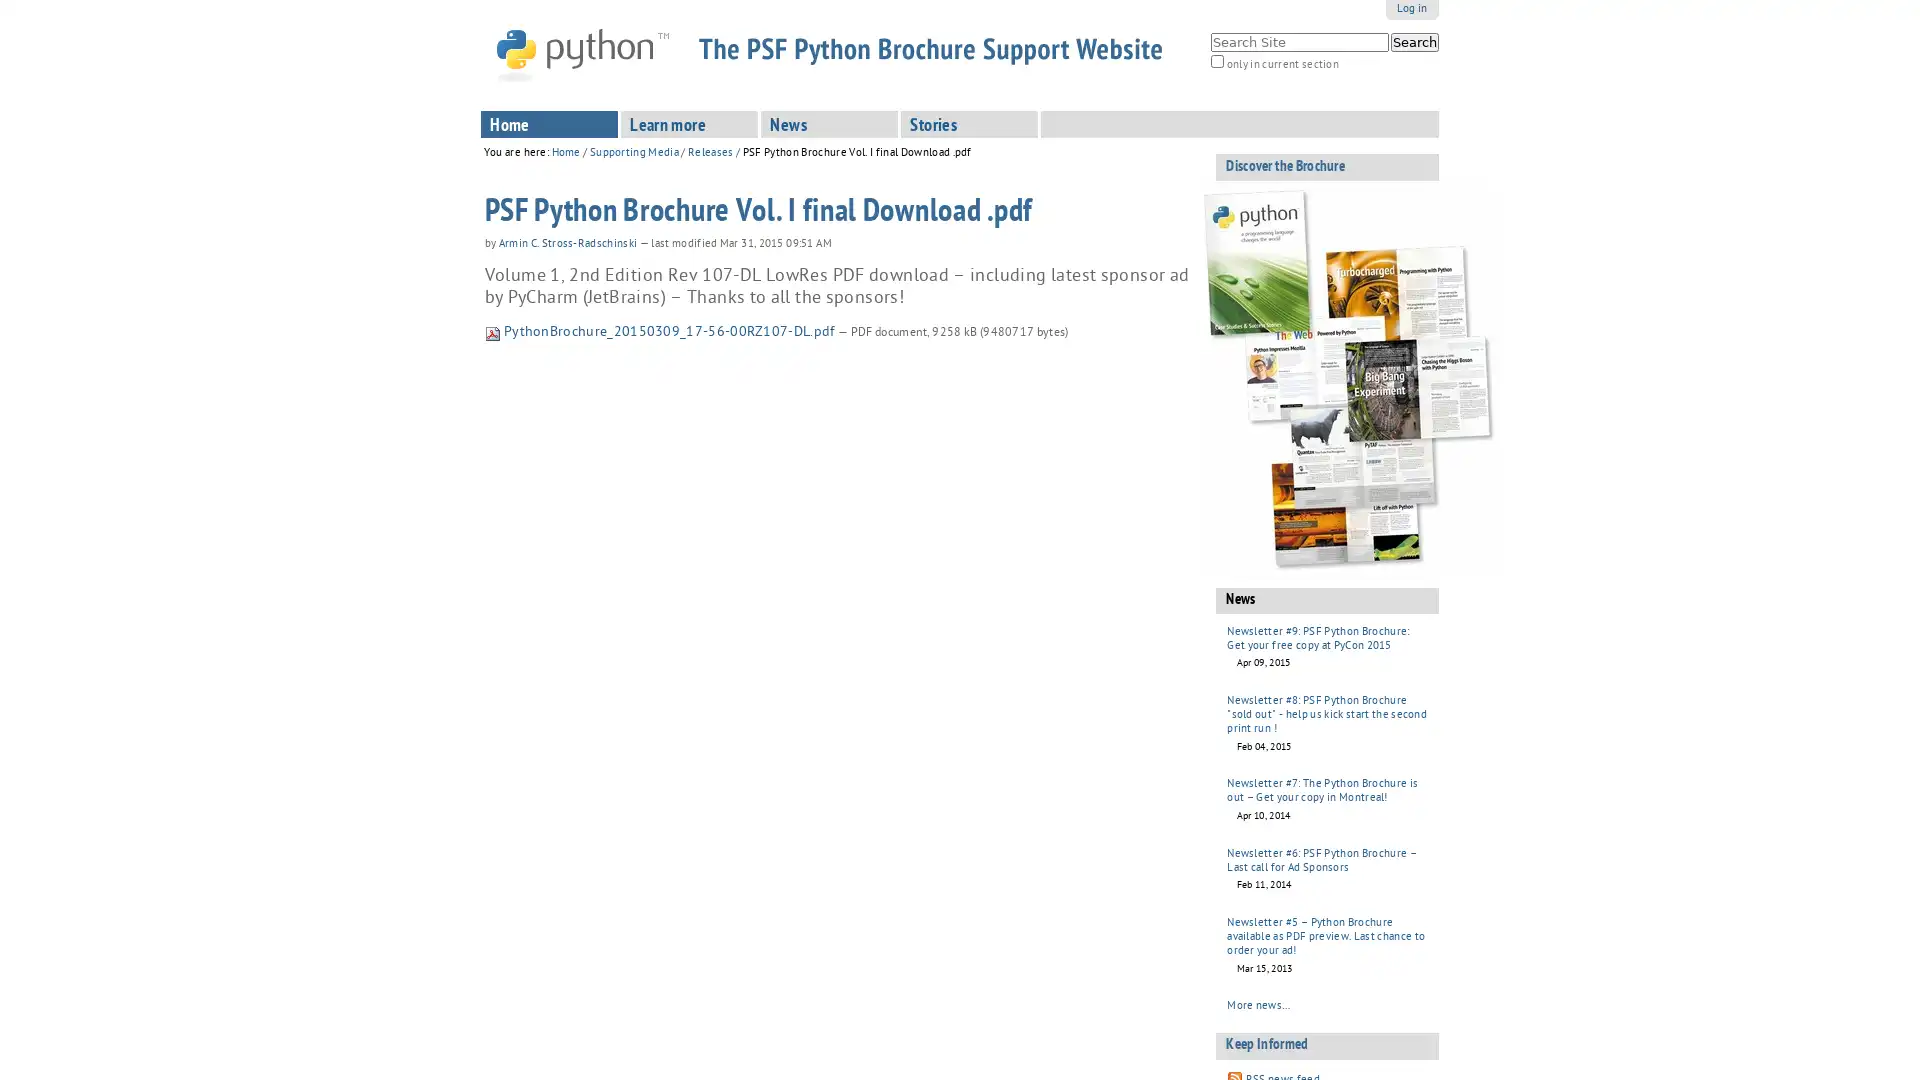 The height and width of the screenshot is (1080, 1920). I want to click on Search, so click(1413, 42).